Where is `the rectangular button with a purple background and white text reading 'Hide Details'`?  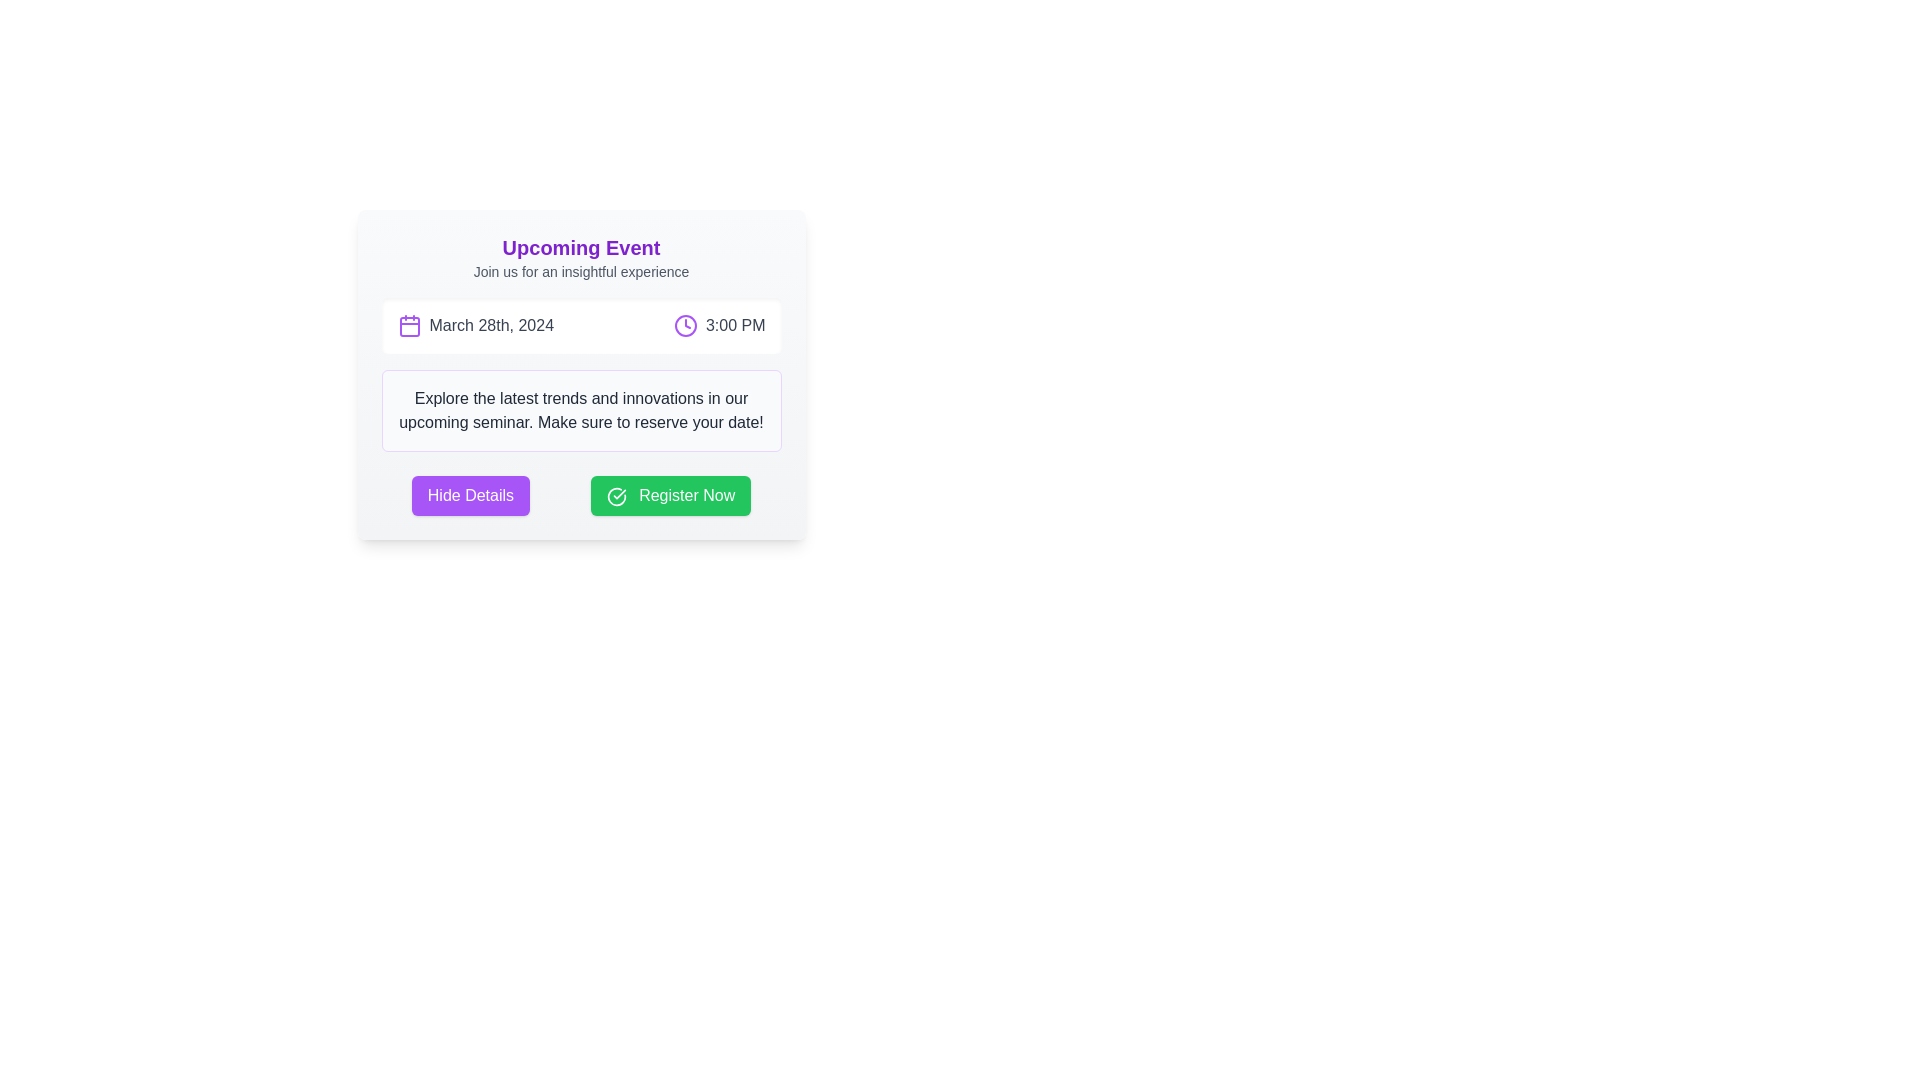 the rectangular button with a purple background and white text reading 'Hide Details' is located at coordinates (469, 495).